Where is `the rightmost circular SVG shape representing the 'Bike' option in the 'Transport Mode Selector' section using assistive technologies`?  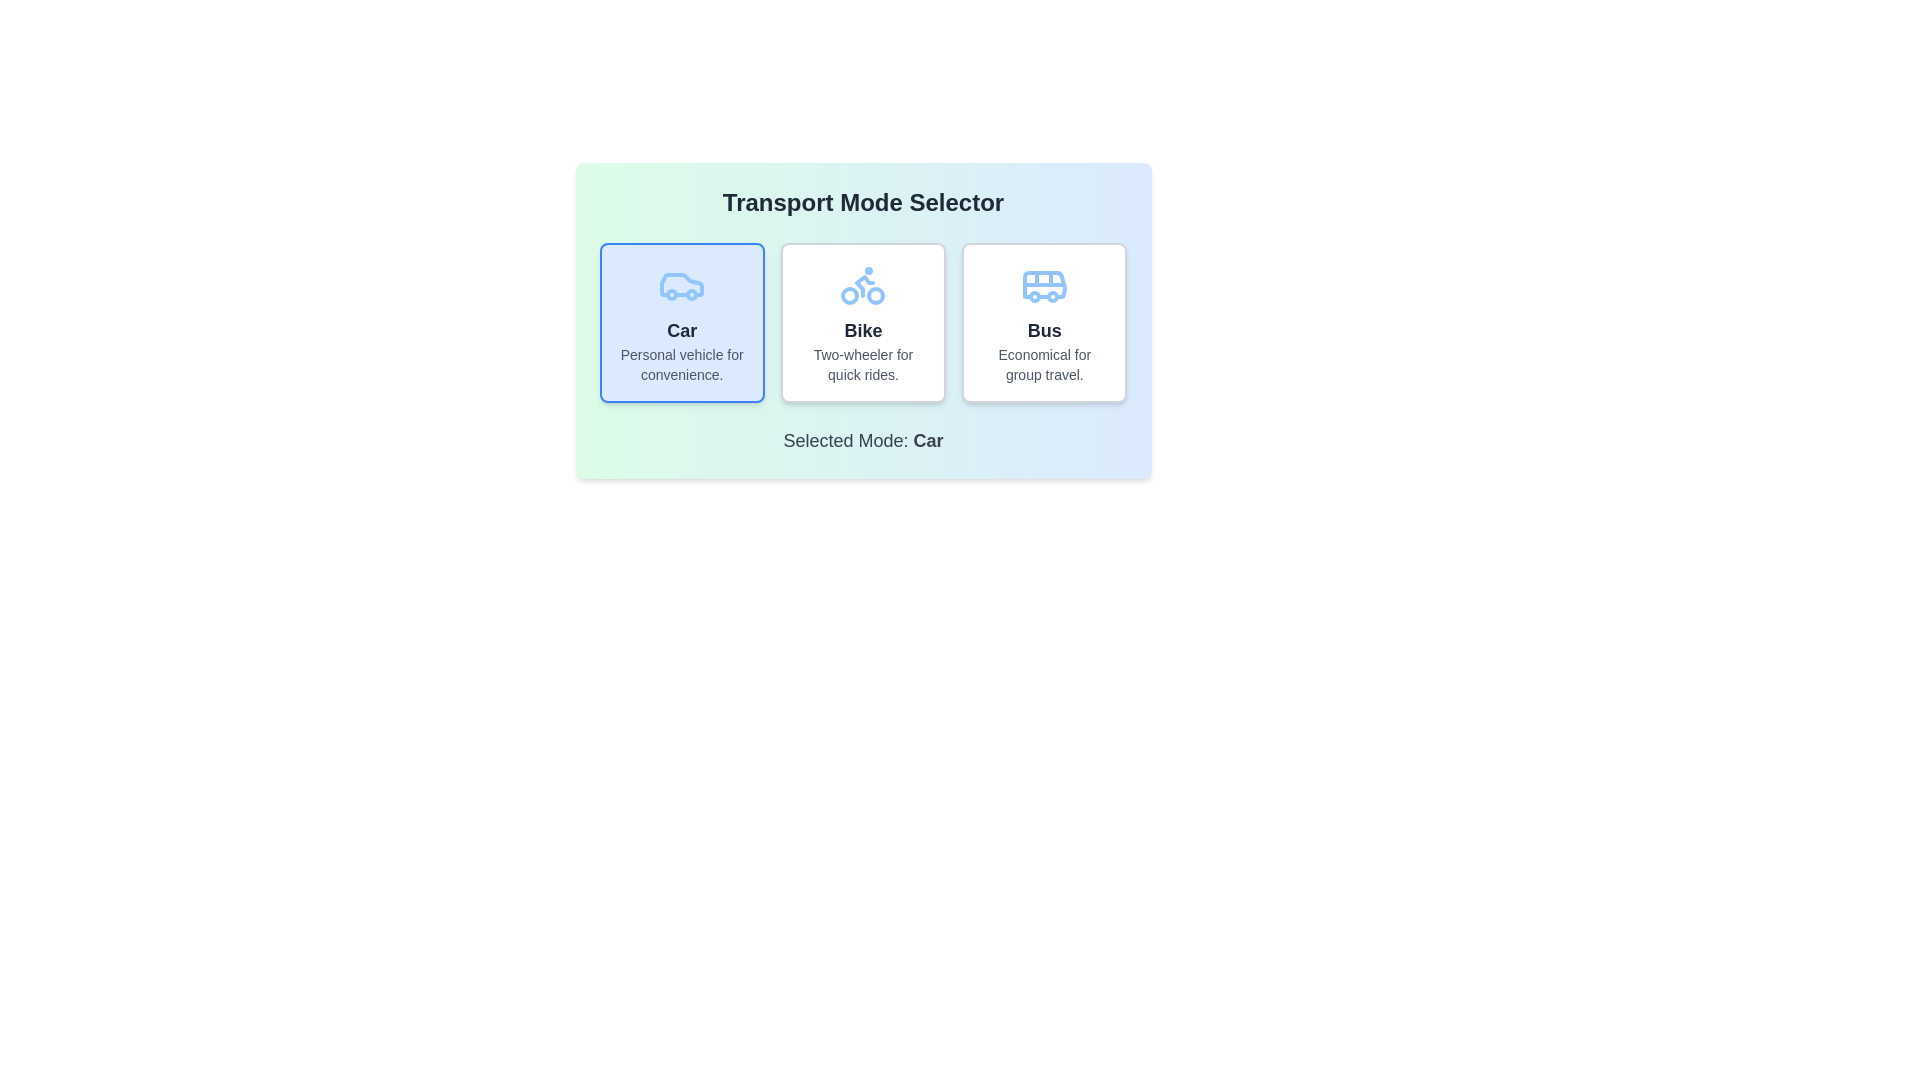
the rightmost circular SVG shape representing the 'Bike' option in the 'Transport Mode Selector' section using assistive technologies is located at coordinates (876, 296).